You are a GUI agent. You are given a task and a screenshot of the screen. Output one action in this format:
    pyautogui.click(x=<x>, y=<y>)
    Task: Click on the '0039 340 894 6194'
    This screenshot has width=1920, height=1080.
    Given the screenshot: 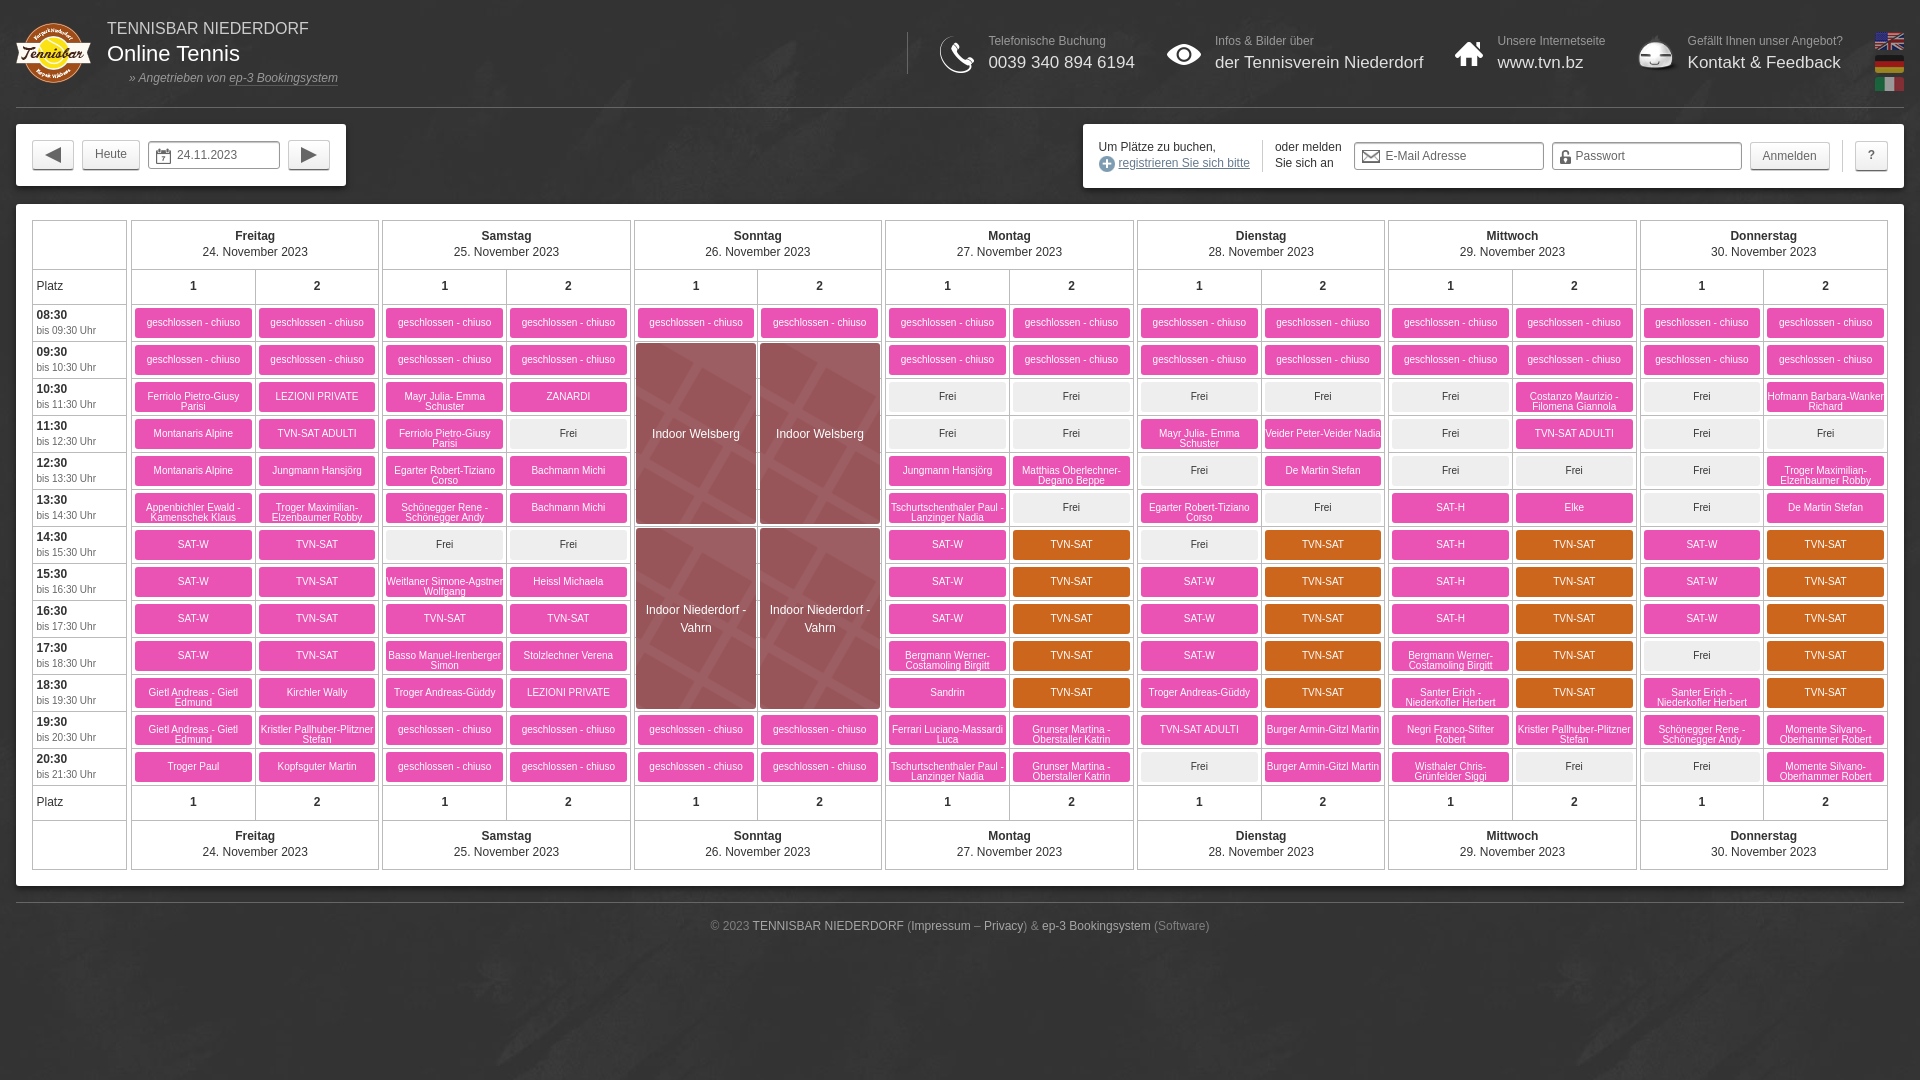 What is the action you would take?
    pyautogui.click(x=1060, y=61)
    